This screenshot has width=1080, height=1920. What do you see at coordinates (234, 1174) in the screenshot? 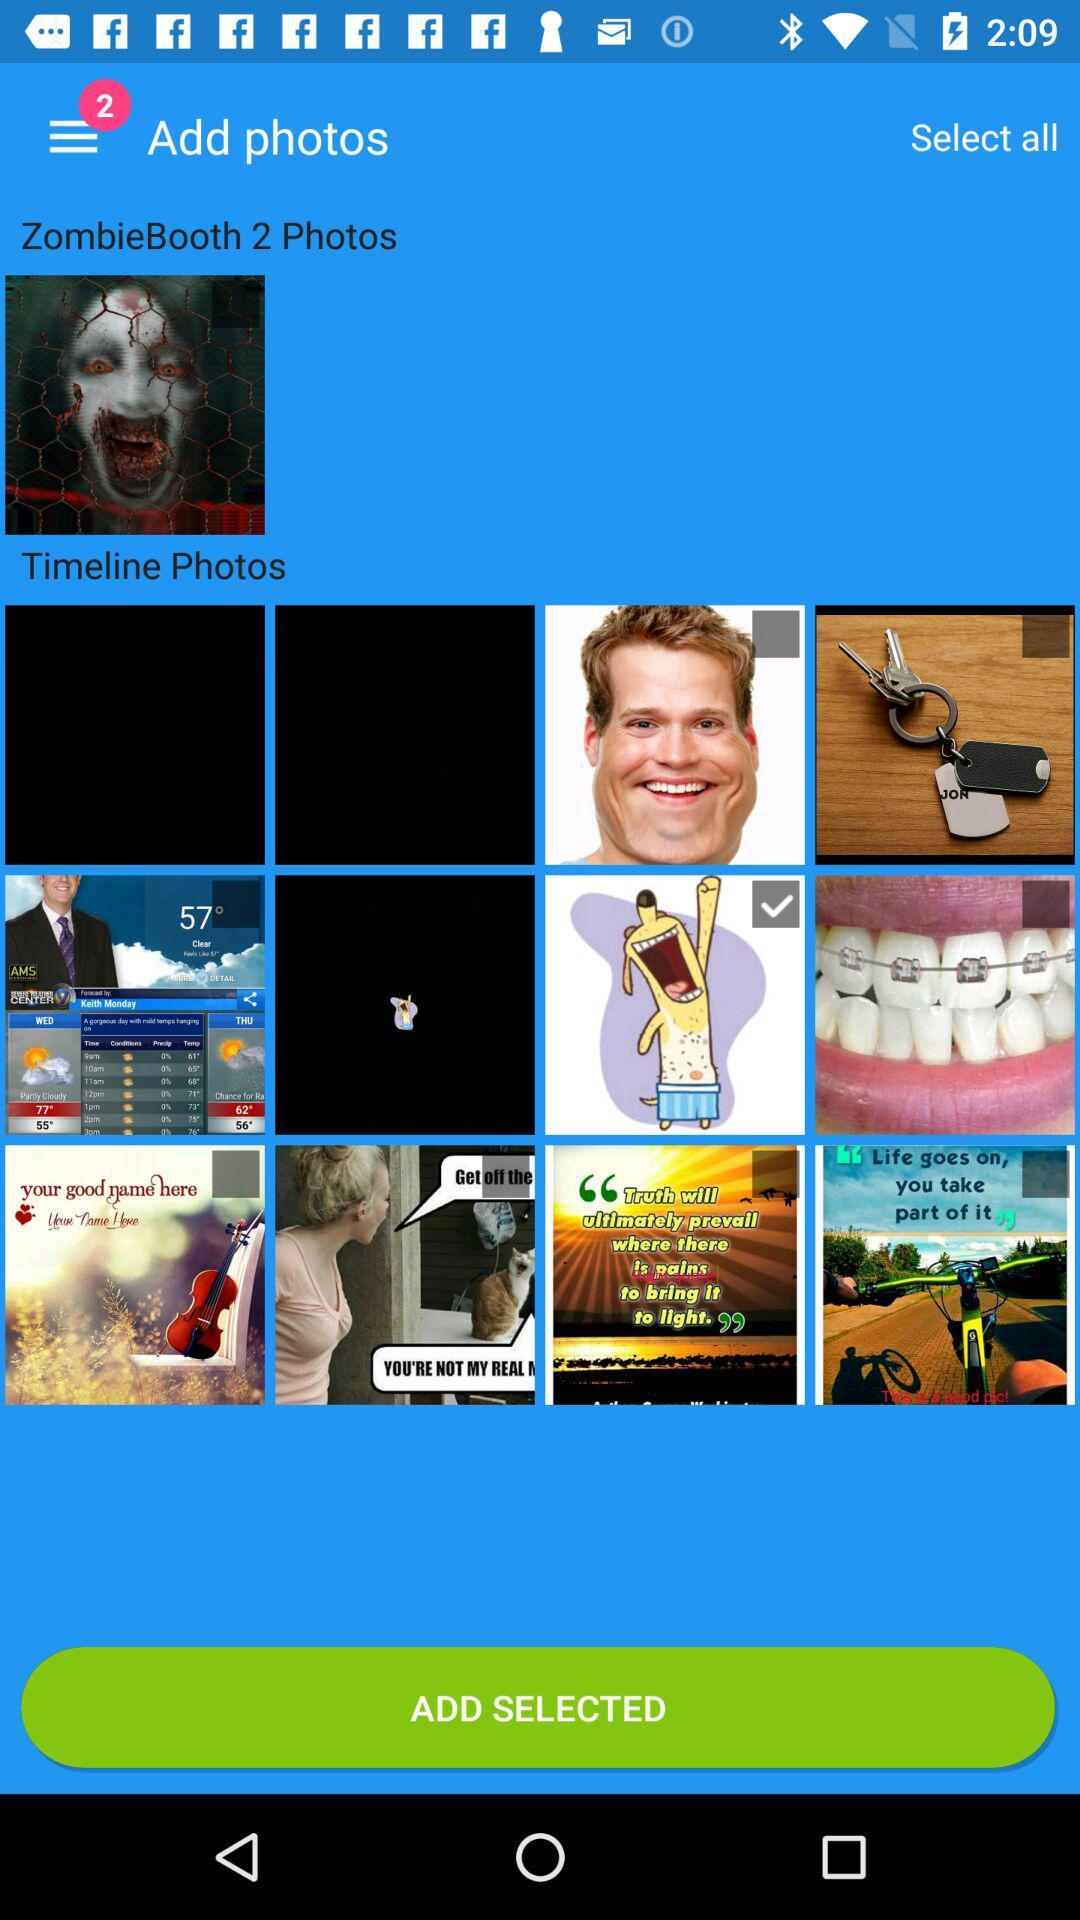
I see `the check box on left side of third image which is below timeline photos` at bounding box center [234, 1174].